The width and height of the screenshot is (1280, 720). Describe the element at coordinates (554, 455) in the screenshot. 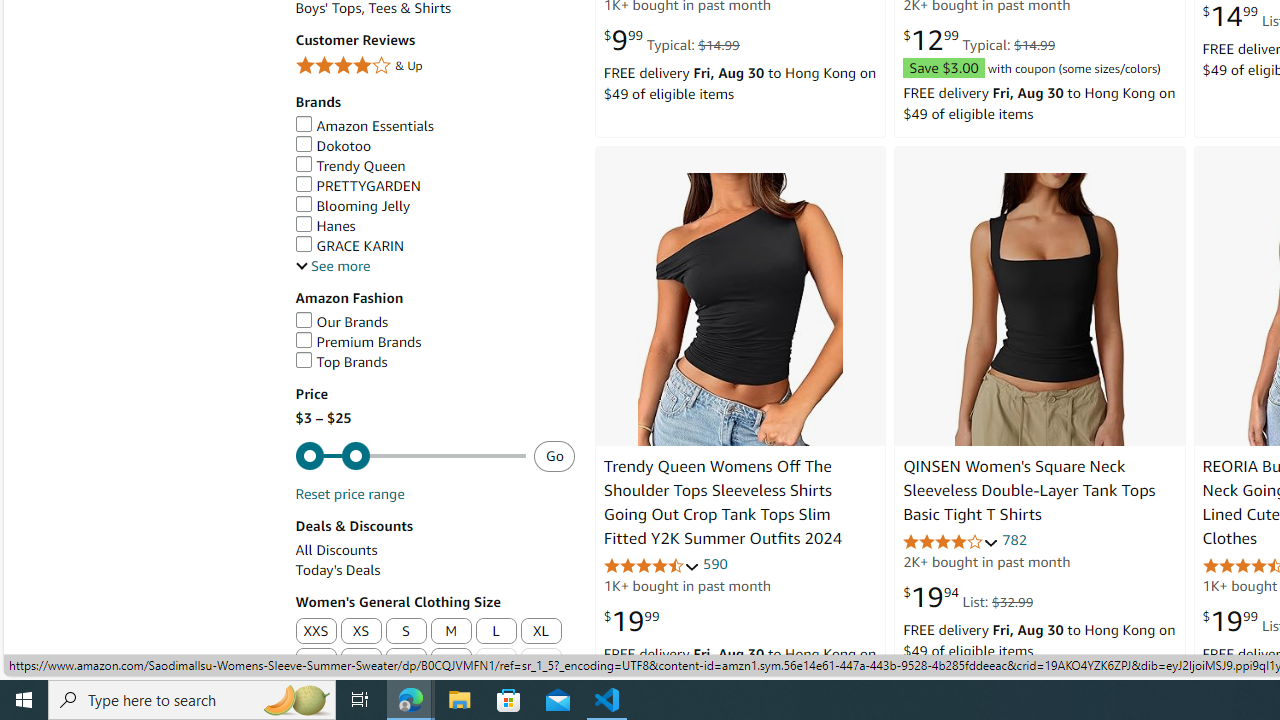

I see `'Go - Submit price range'` at that location.